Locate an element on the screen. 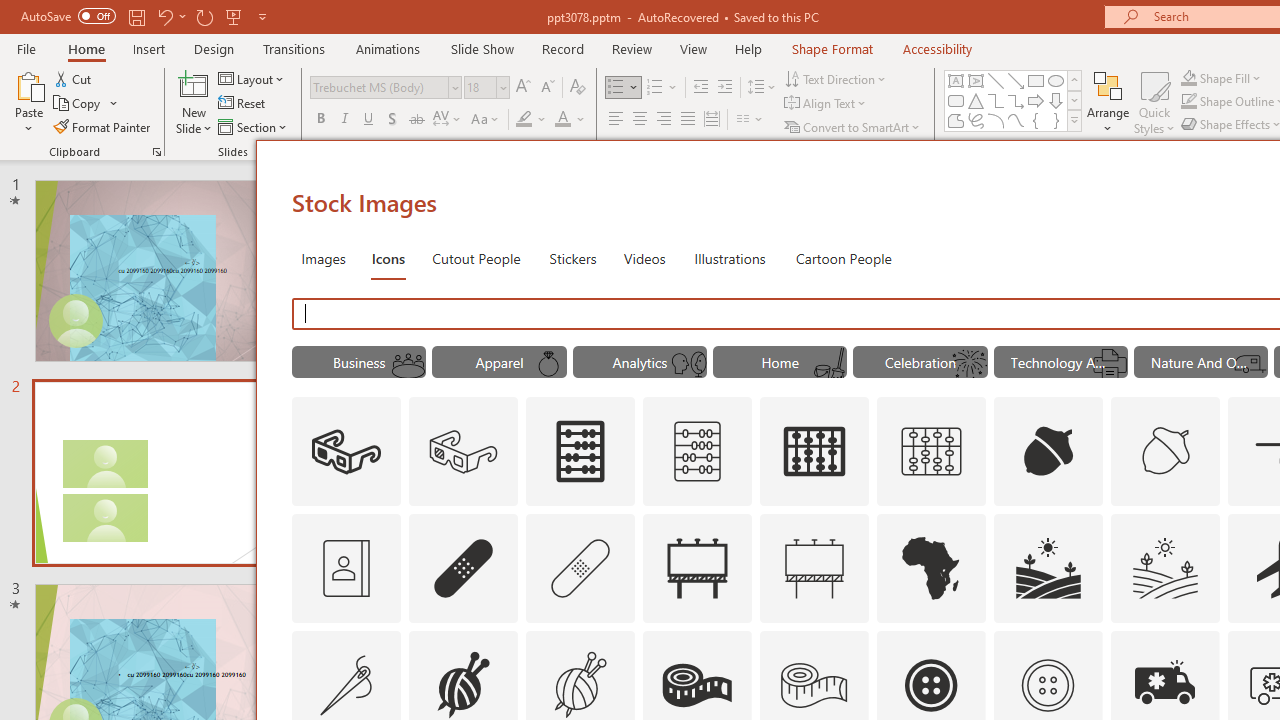  'Right Brace' is located at coordinates (1055, 120).